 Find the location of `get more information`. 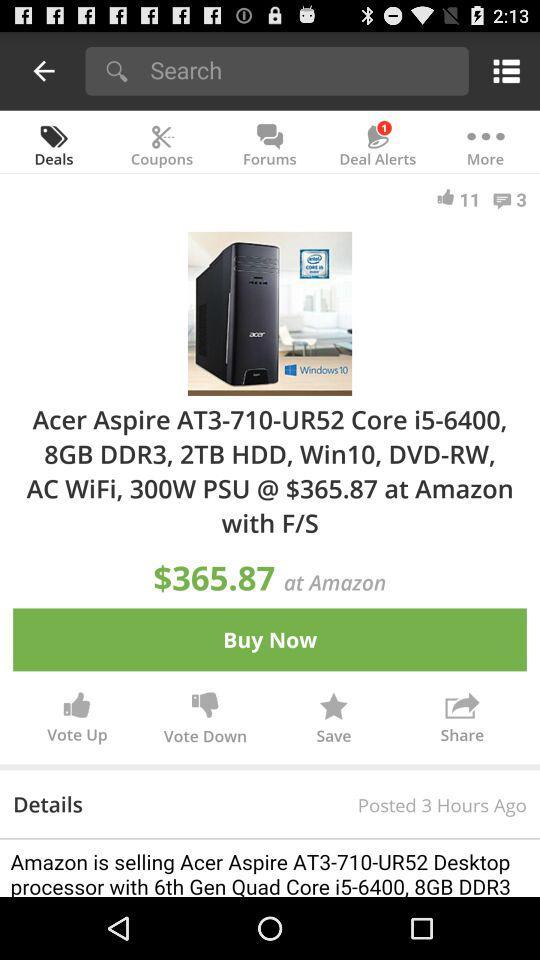

get more information is located at coordinates (270, 867).